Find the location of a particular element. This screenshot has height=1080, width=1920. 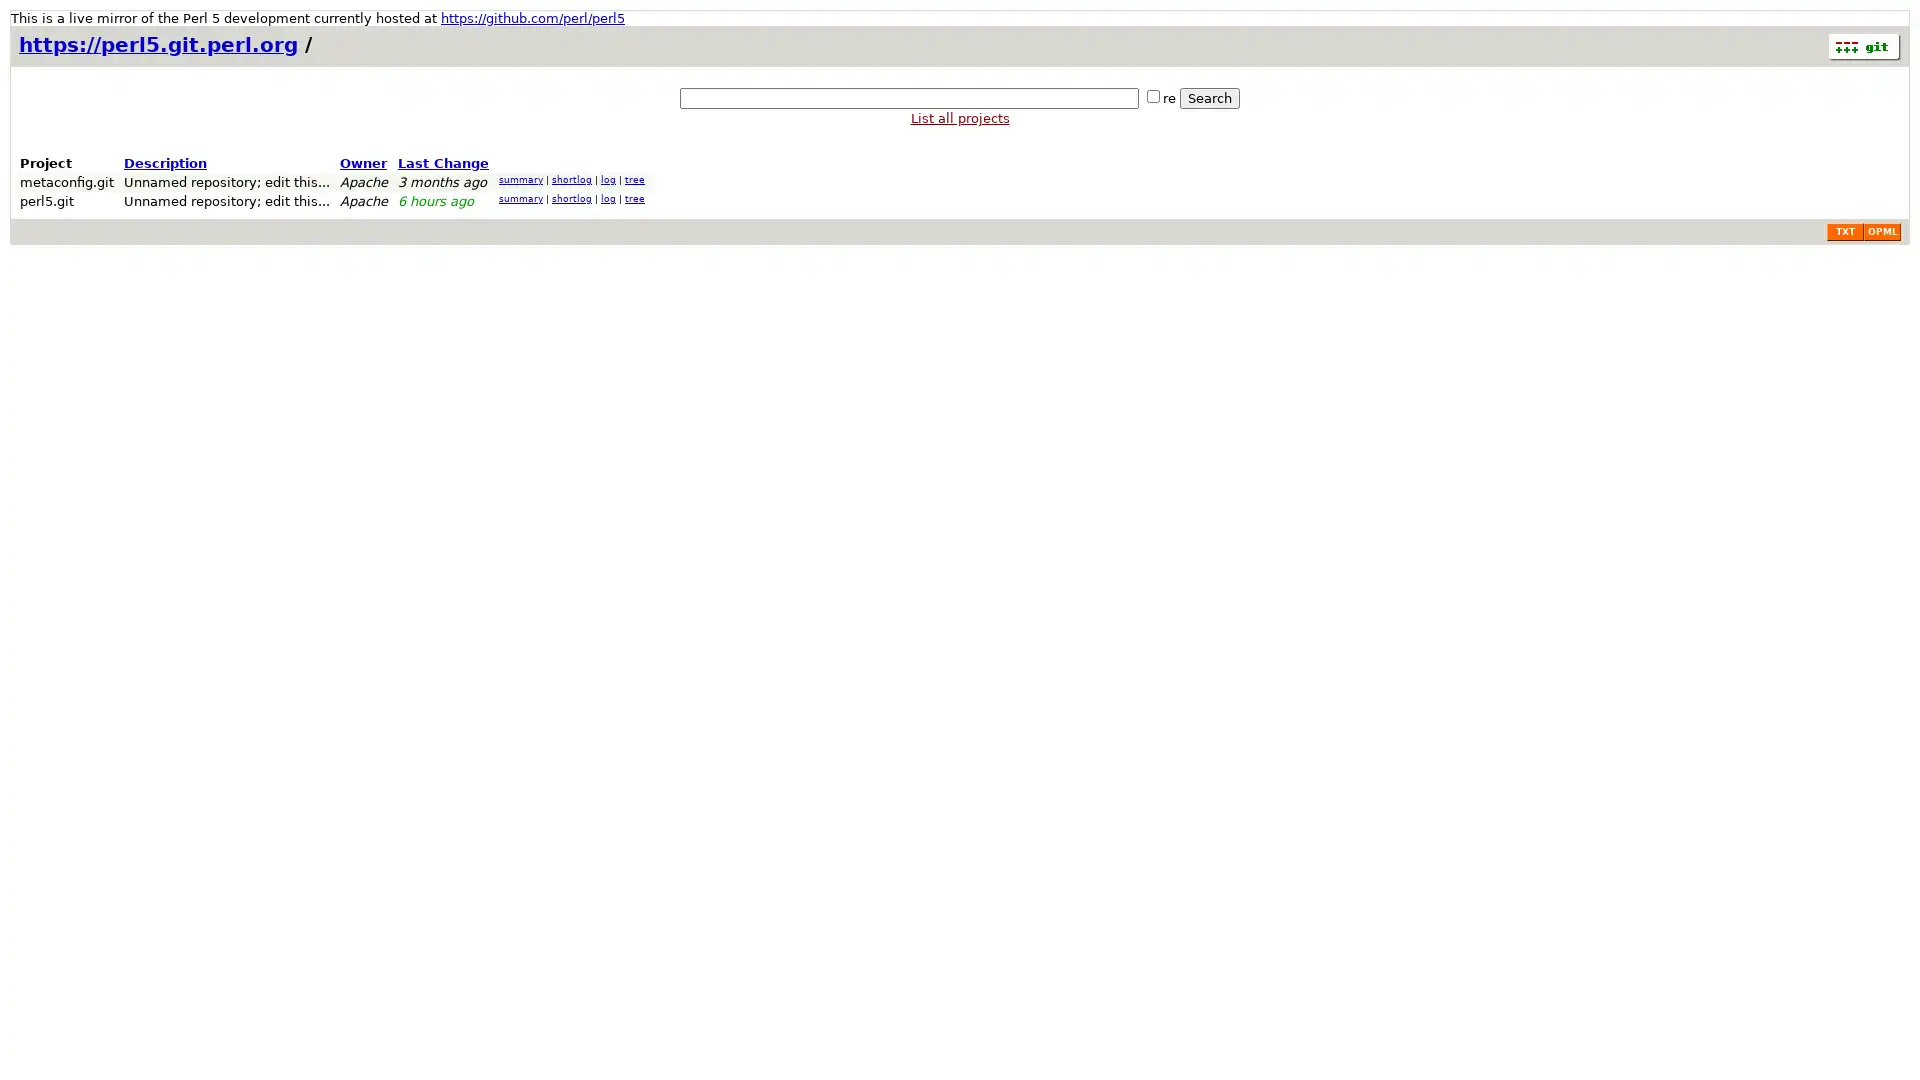

Search is located at coordinates (1208, 98).